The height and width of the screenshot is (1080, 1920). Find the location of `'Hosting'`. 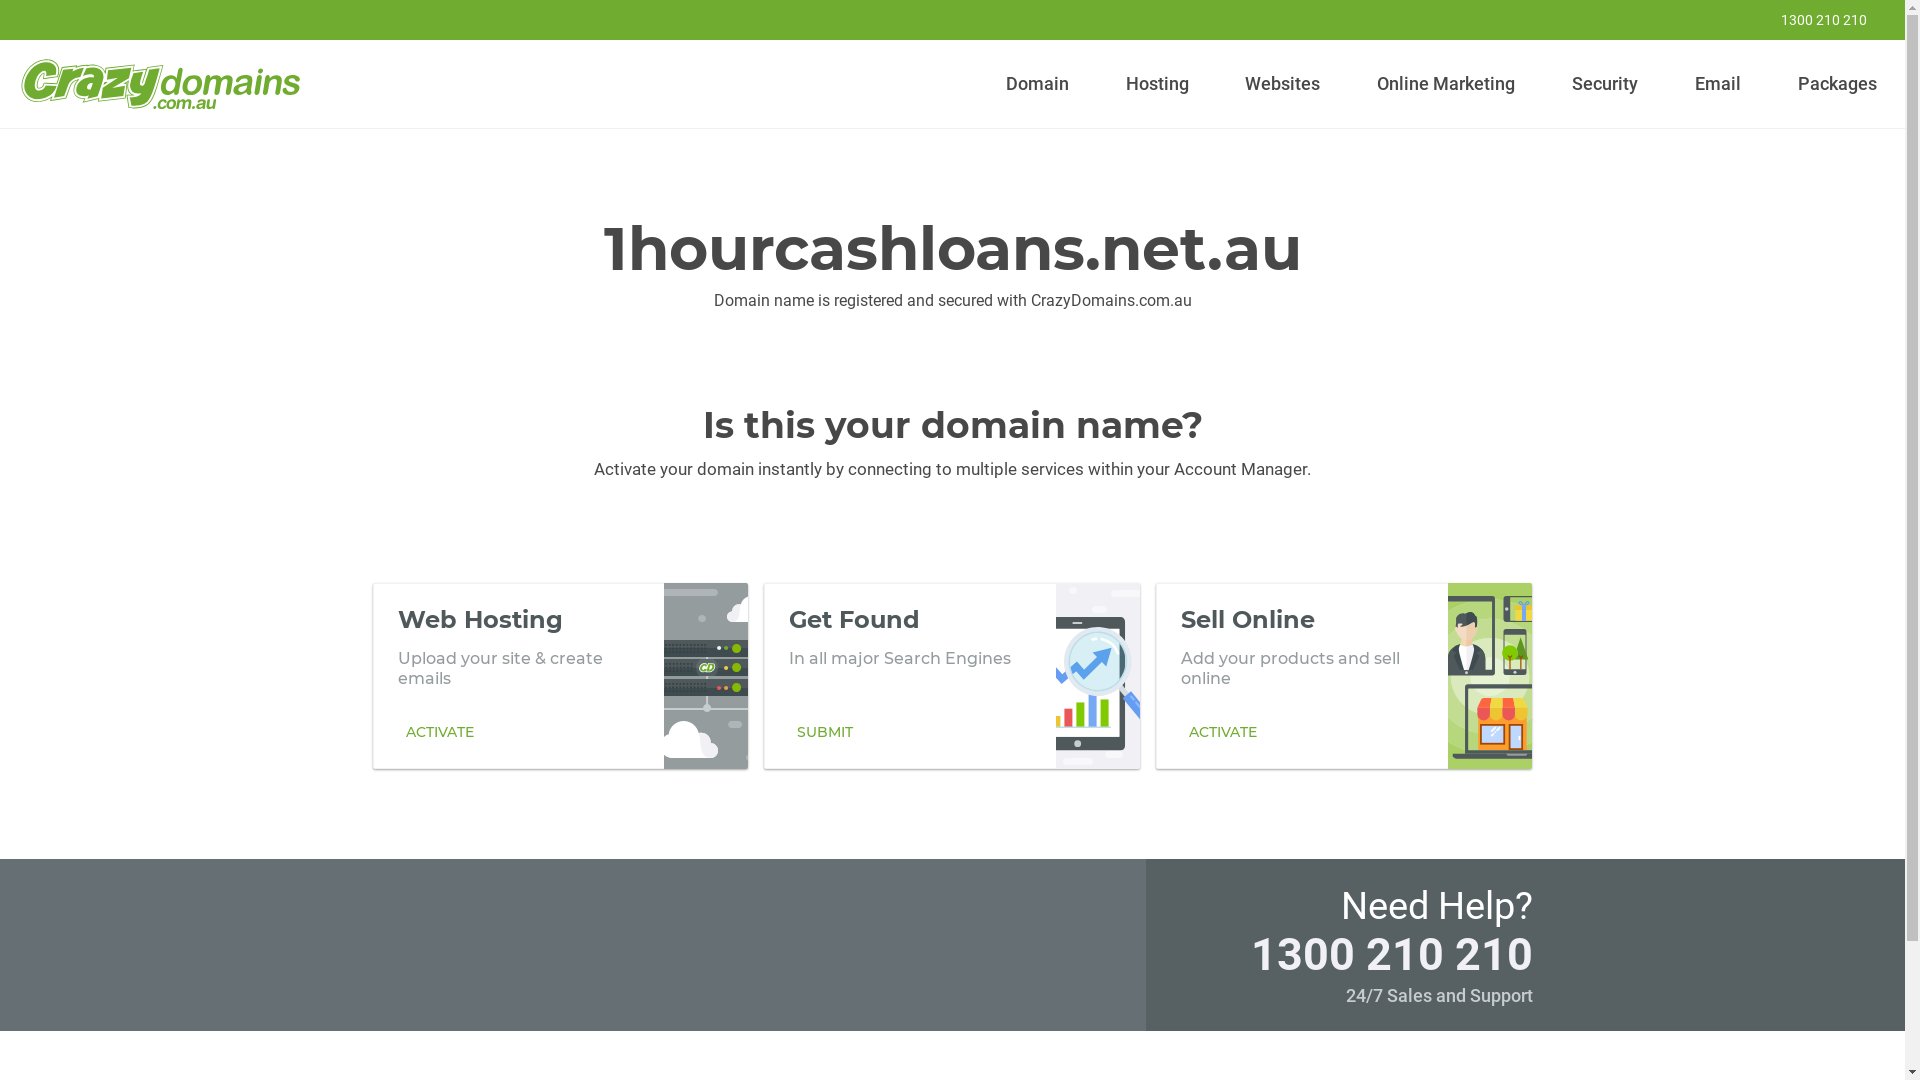

'Hosting' is located at coordinates (1156, 83).